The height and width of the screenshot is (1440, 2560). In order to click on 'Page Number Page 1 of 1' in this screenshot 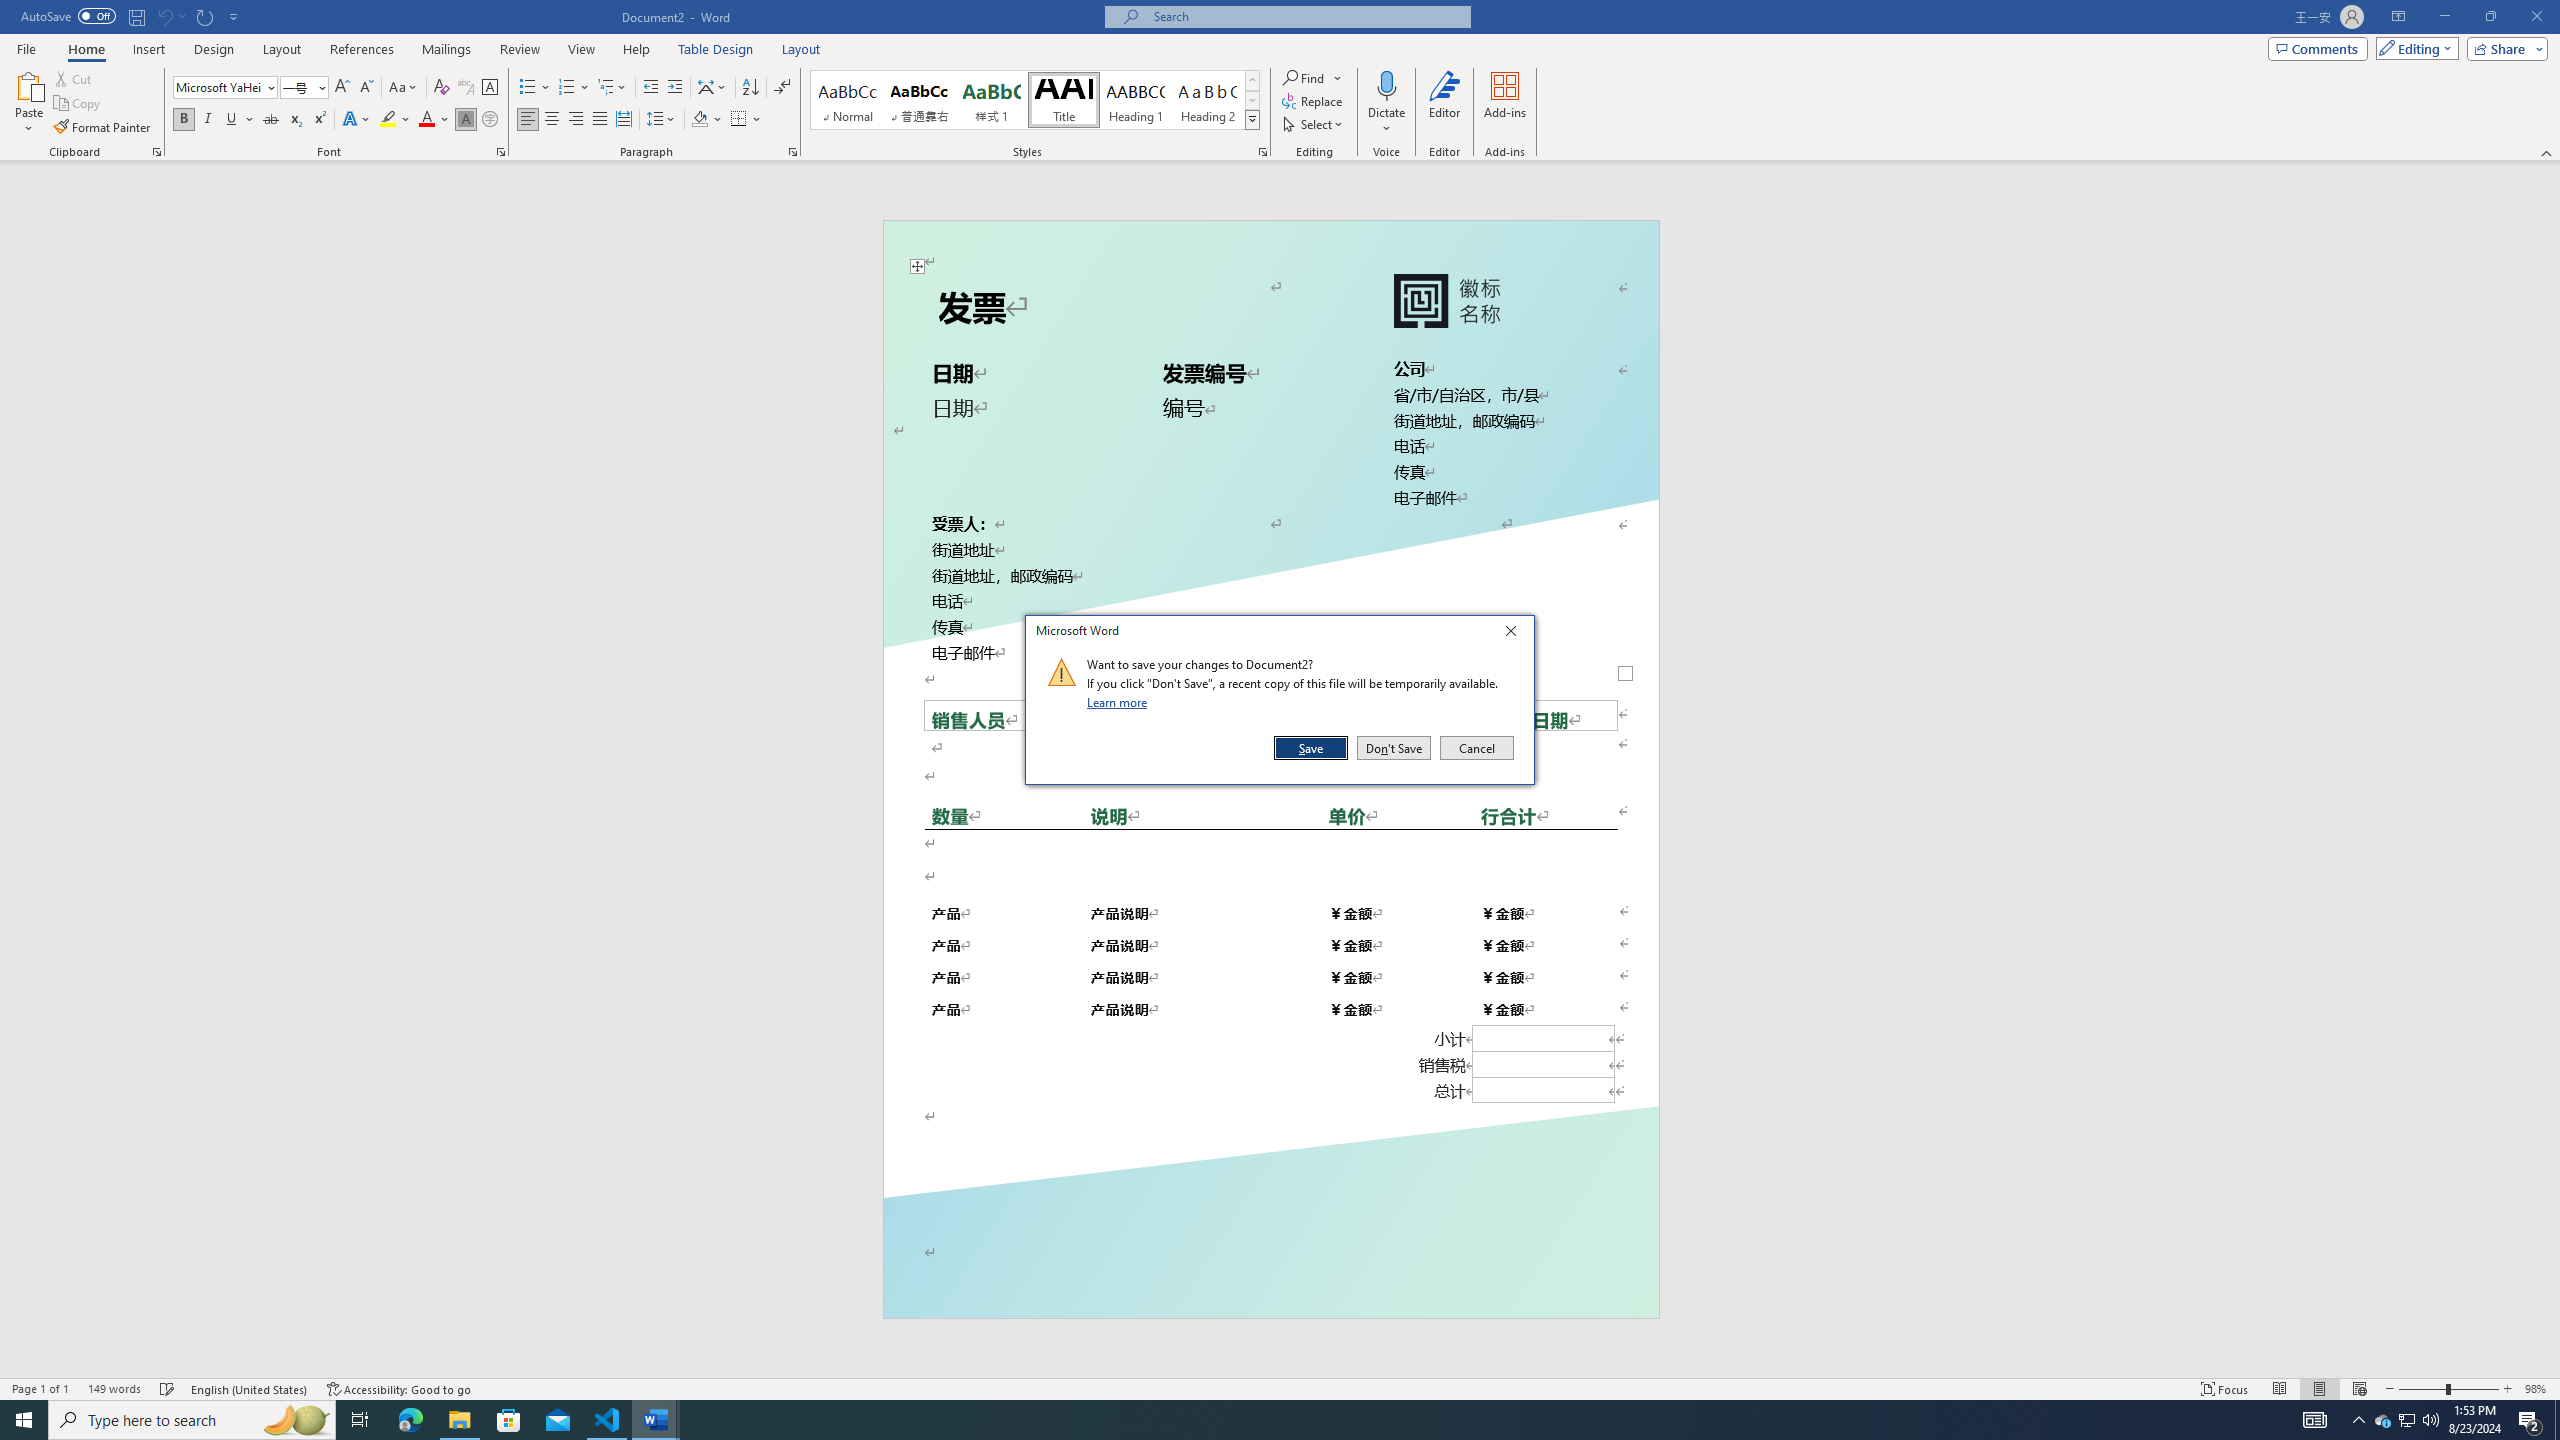, I will do `click(40, 1389)`.